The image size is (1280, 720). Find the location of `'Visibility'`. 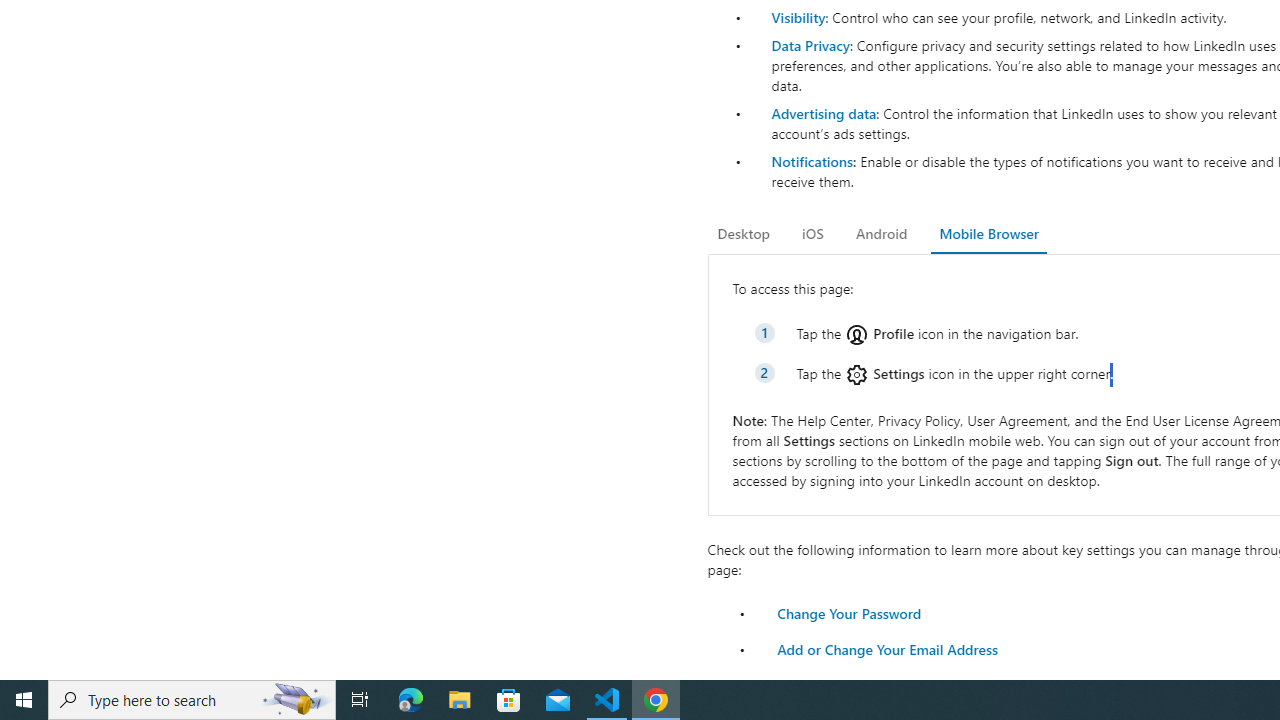

'Visibility' is located at coordinates (797, 17).